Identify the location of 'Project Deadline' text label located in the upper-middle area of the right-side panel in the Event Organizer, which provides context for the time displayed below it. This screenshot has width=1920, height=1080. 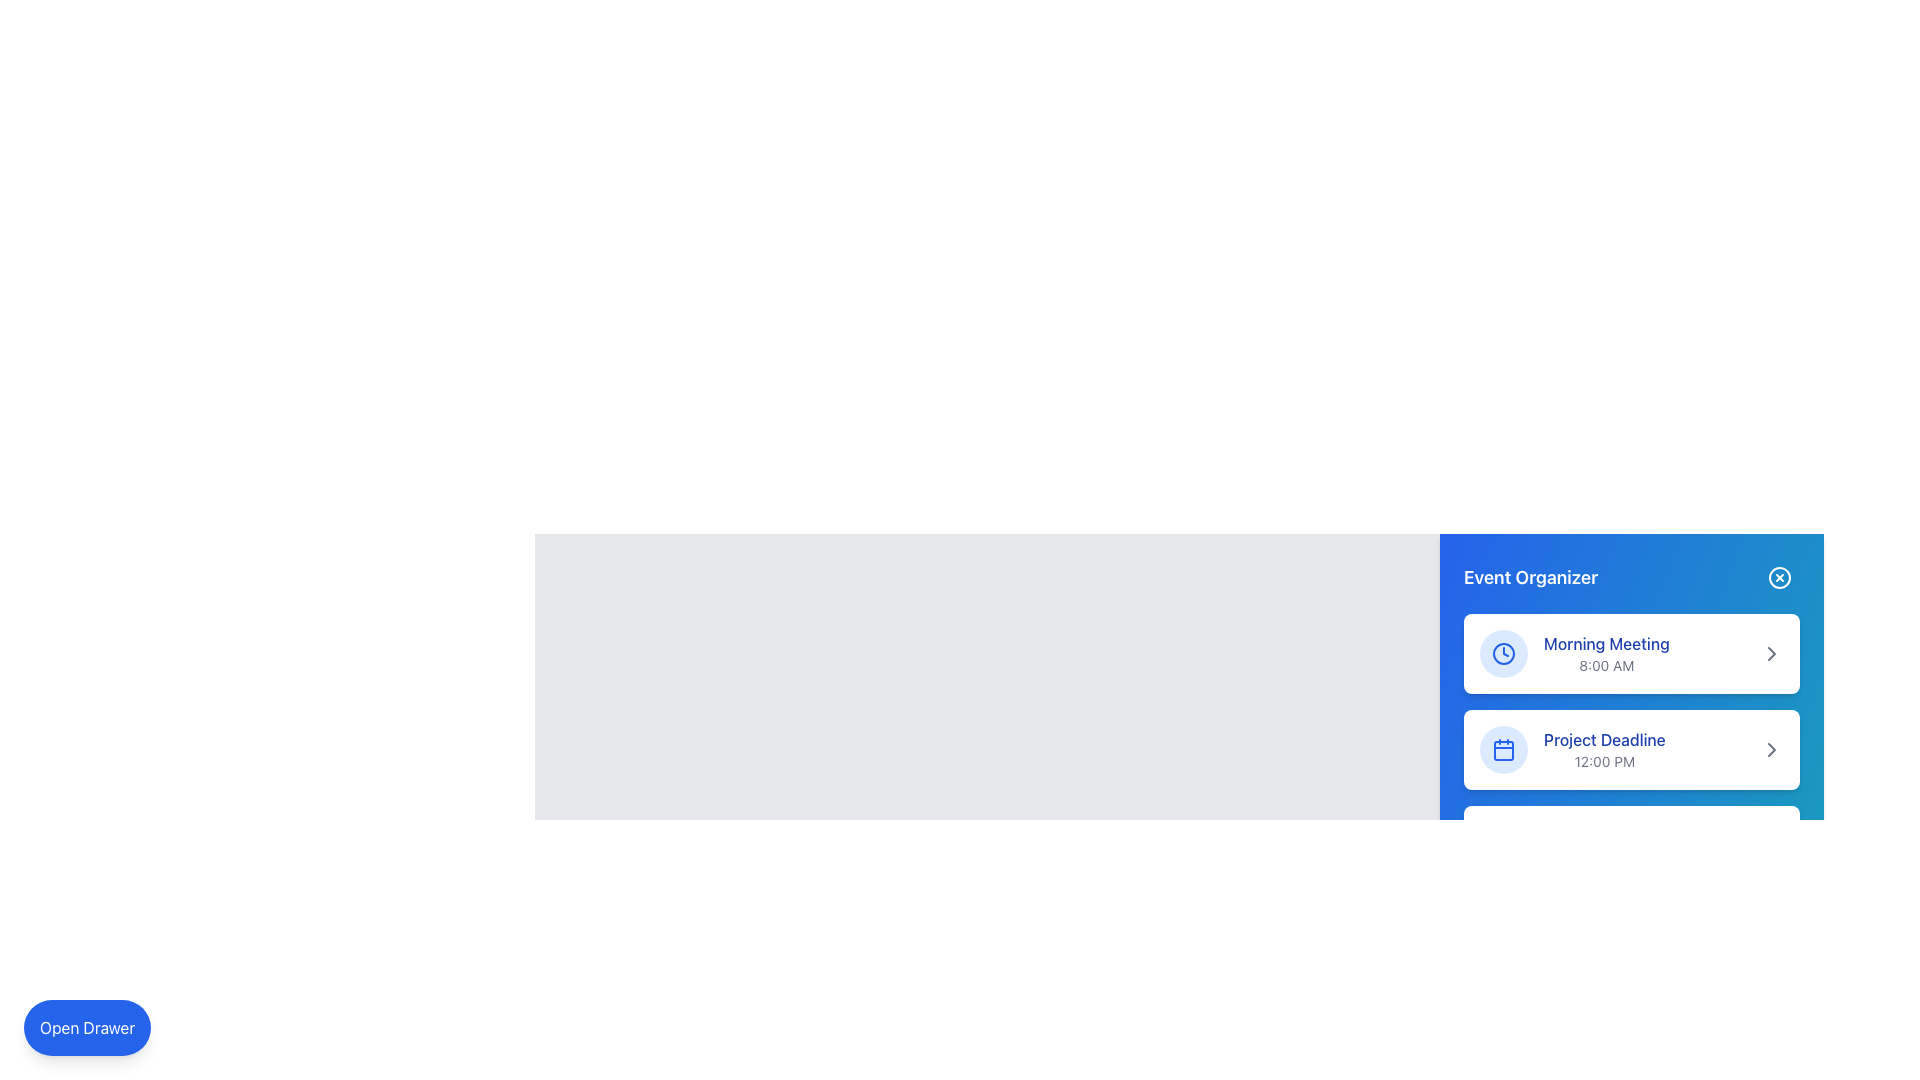
(1604, 740).